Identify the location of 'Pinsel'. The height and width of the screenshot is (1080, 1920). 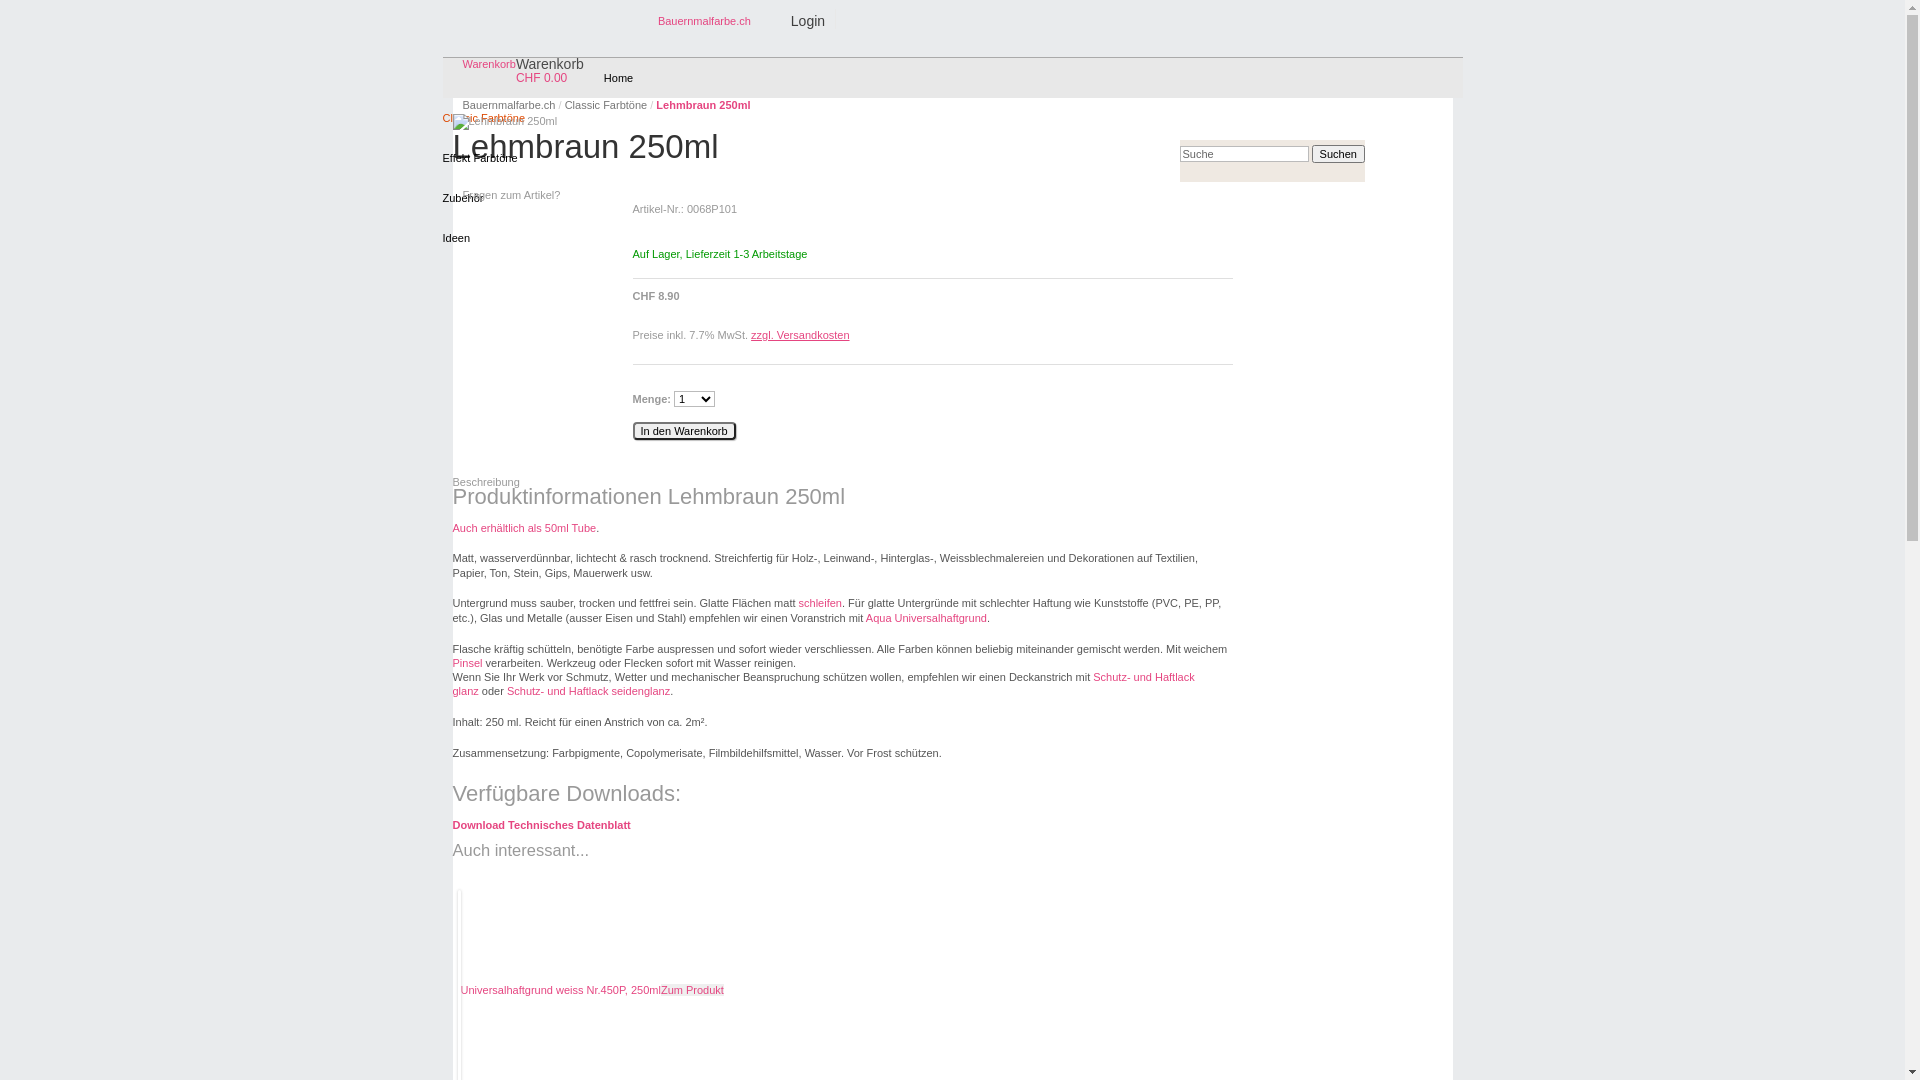
(465, 663).